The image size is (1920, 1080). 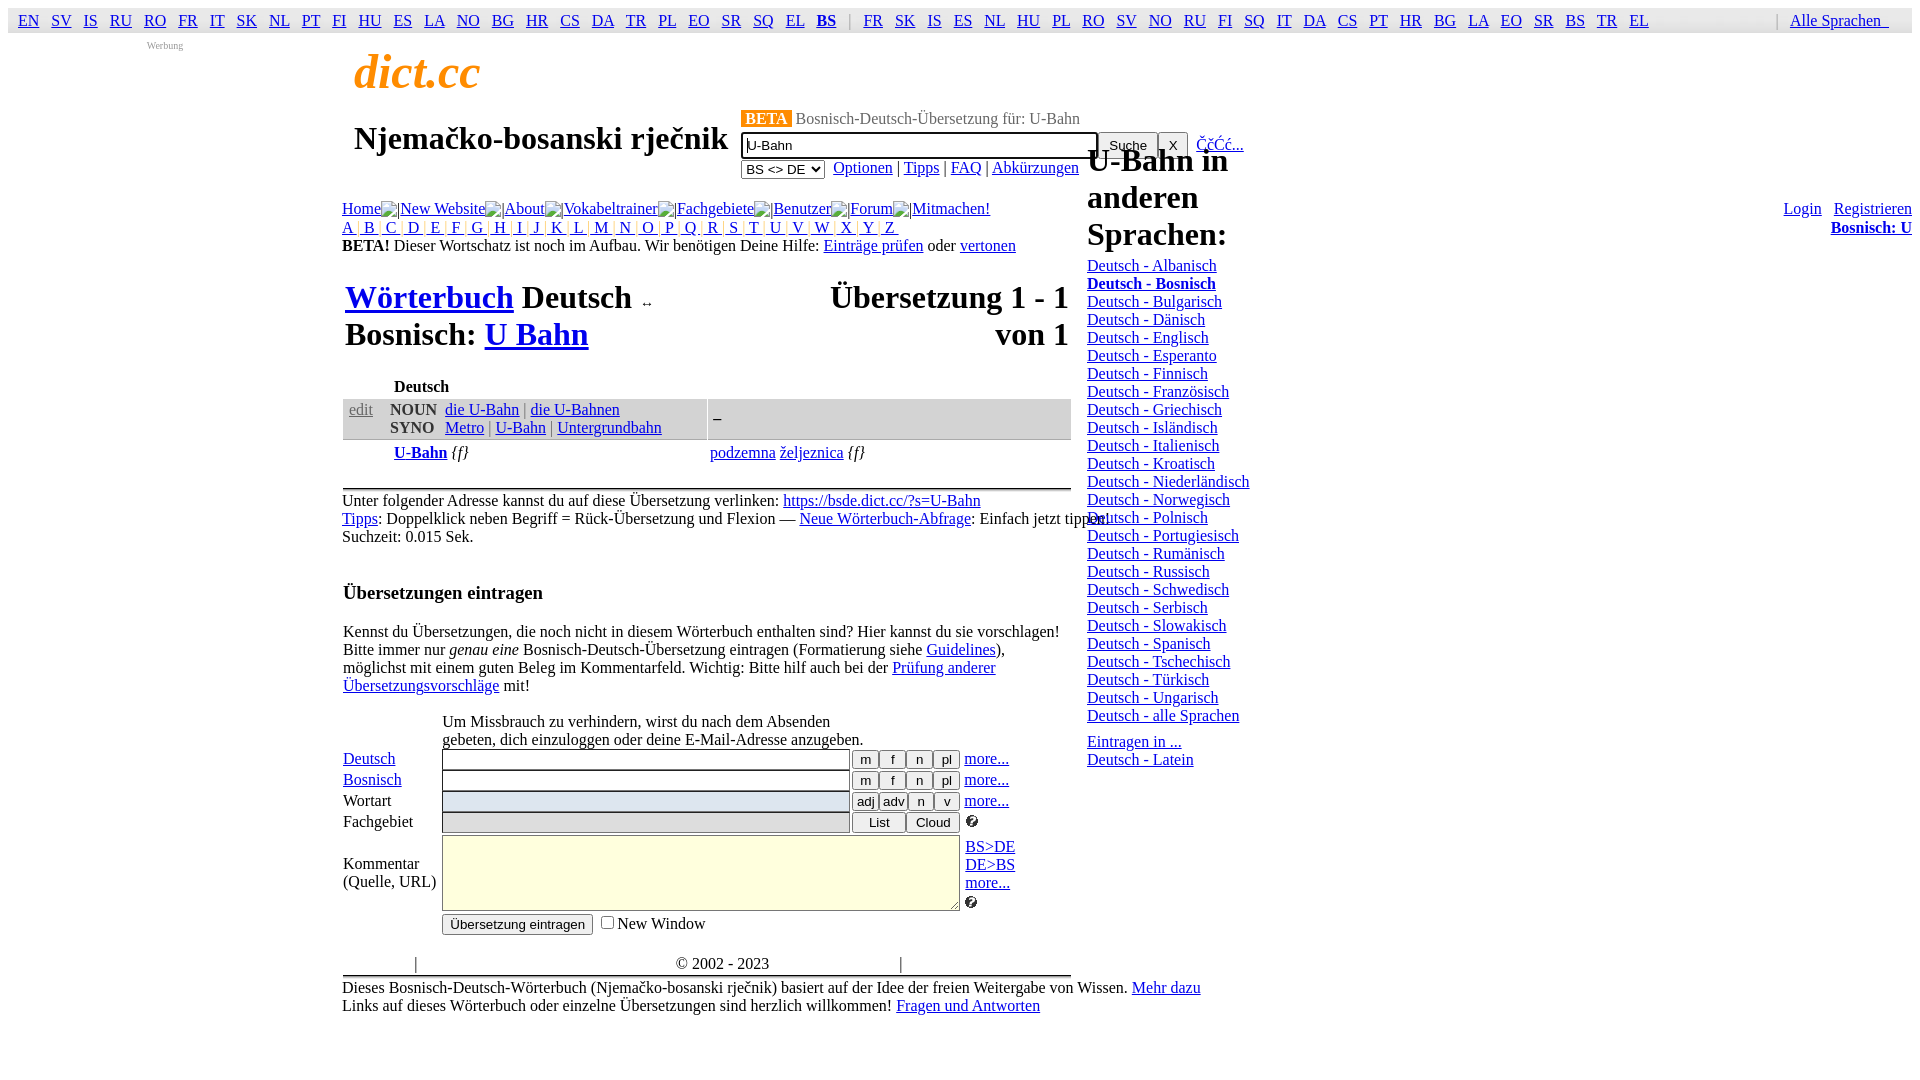 What do you see at coordinates (1028, 20) in the screenshot?
I see `'HU'` at bounding box center [1028, 20].